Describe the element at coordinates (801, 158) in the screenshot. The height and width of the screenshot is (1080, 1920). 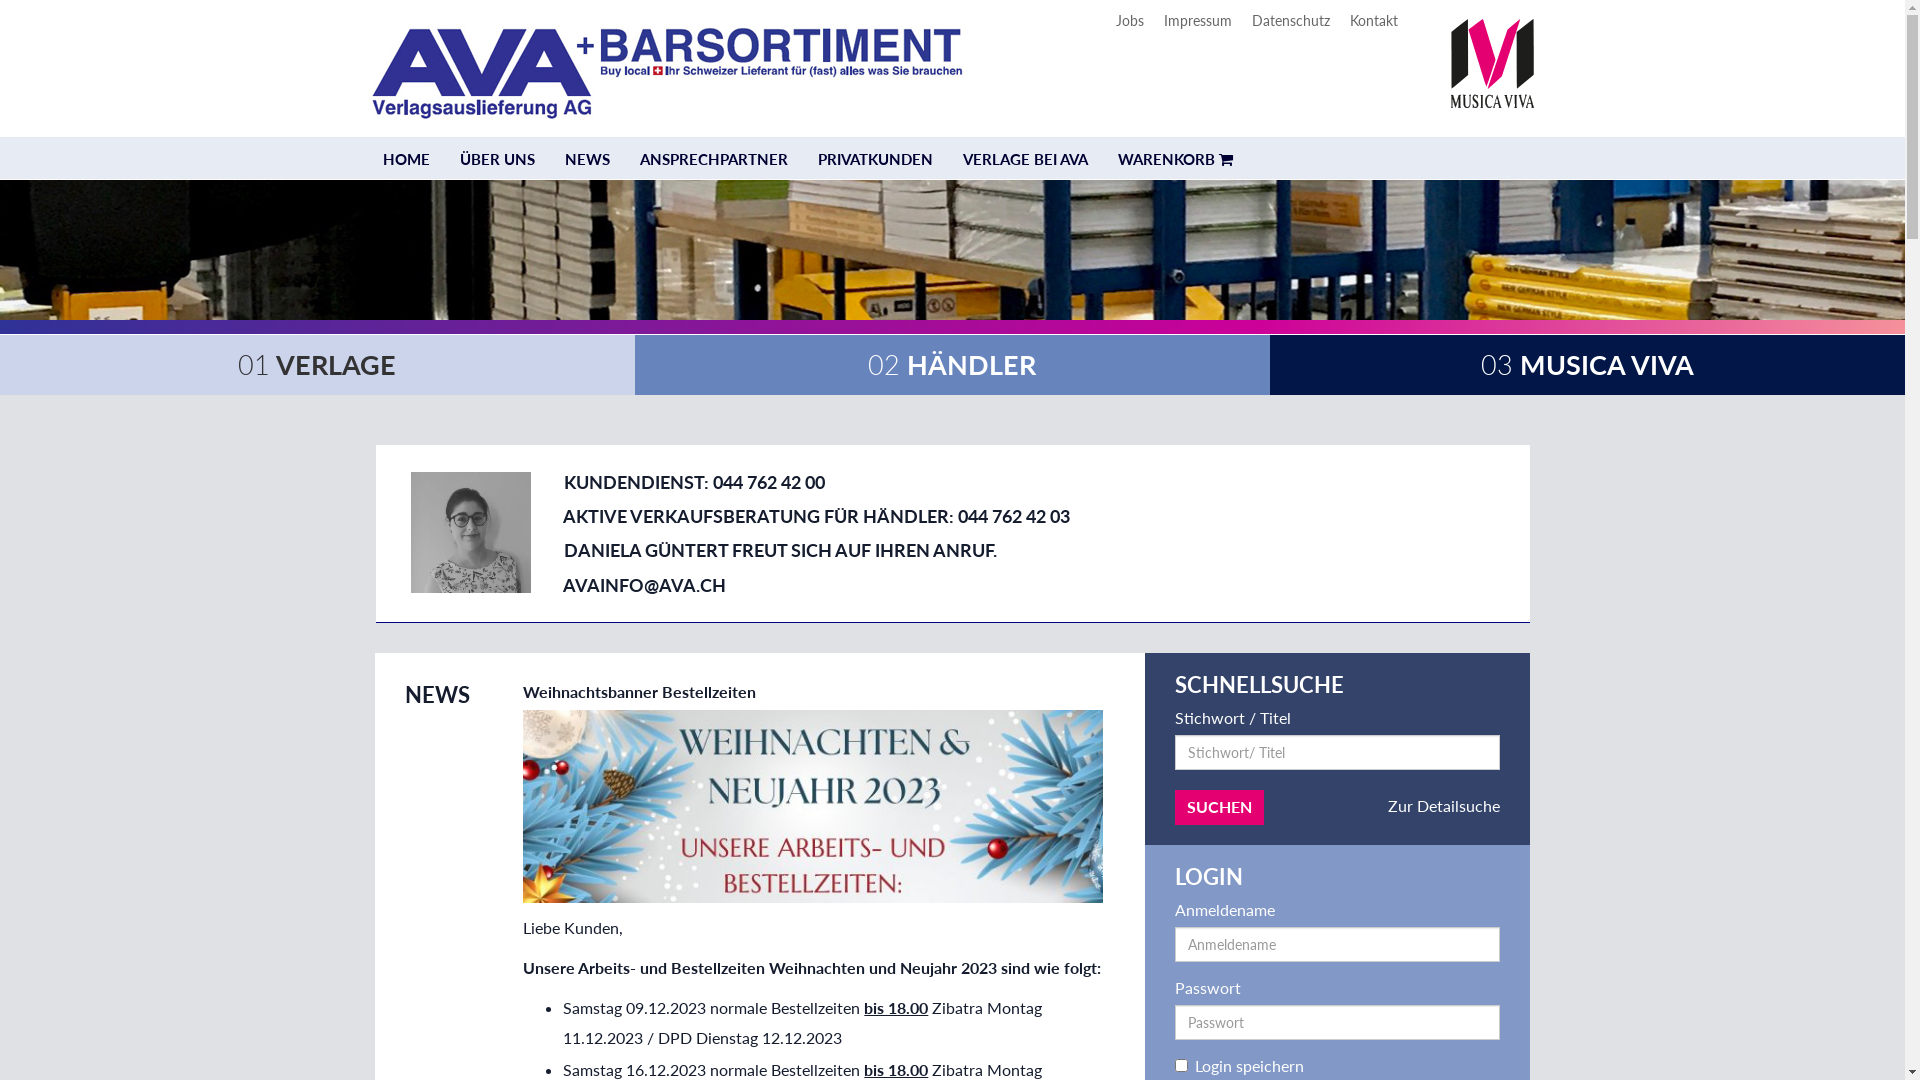
I see `'PRIVATKUNDEN'` at that location.